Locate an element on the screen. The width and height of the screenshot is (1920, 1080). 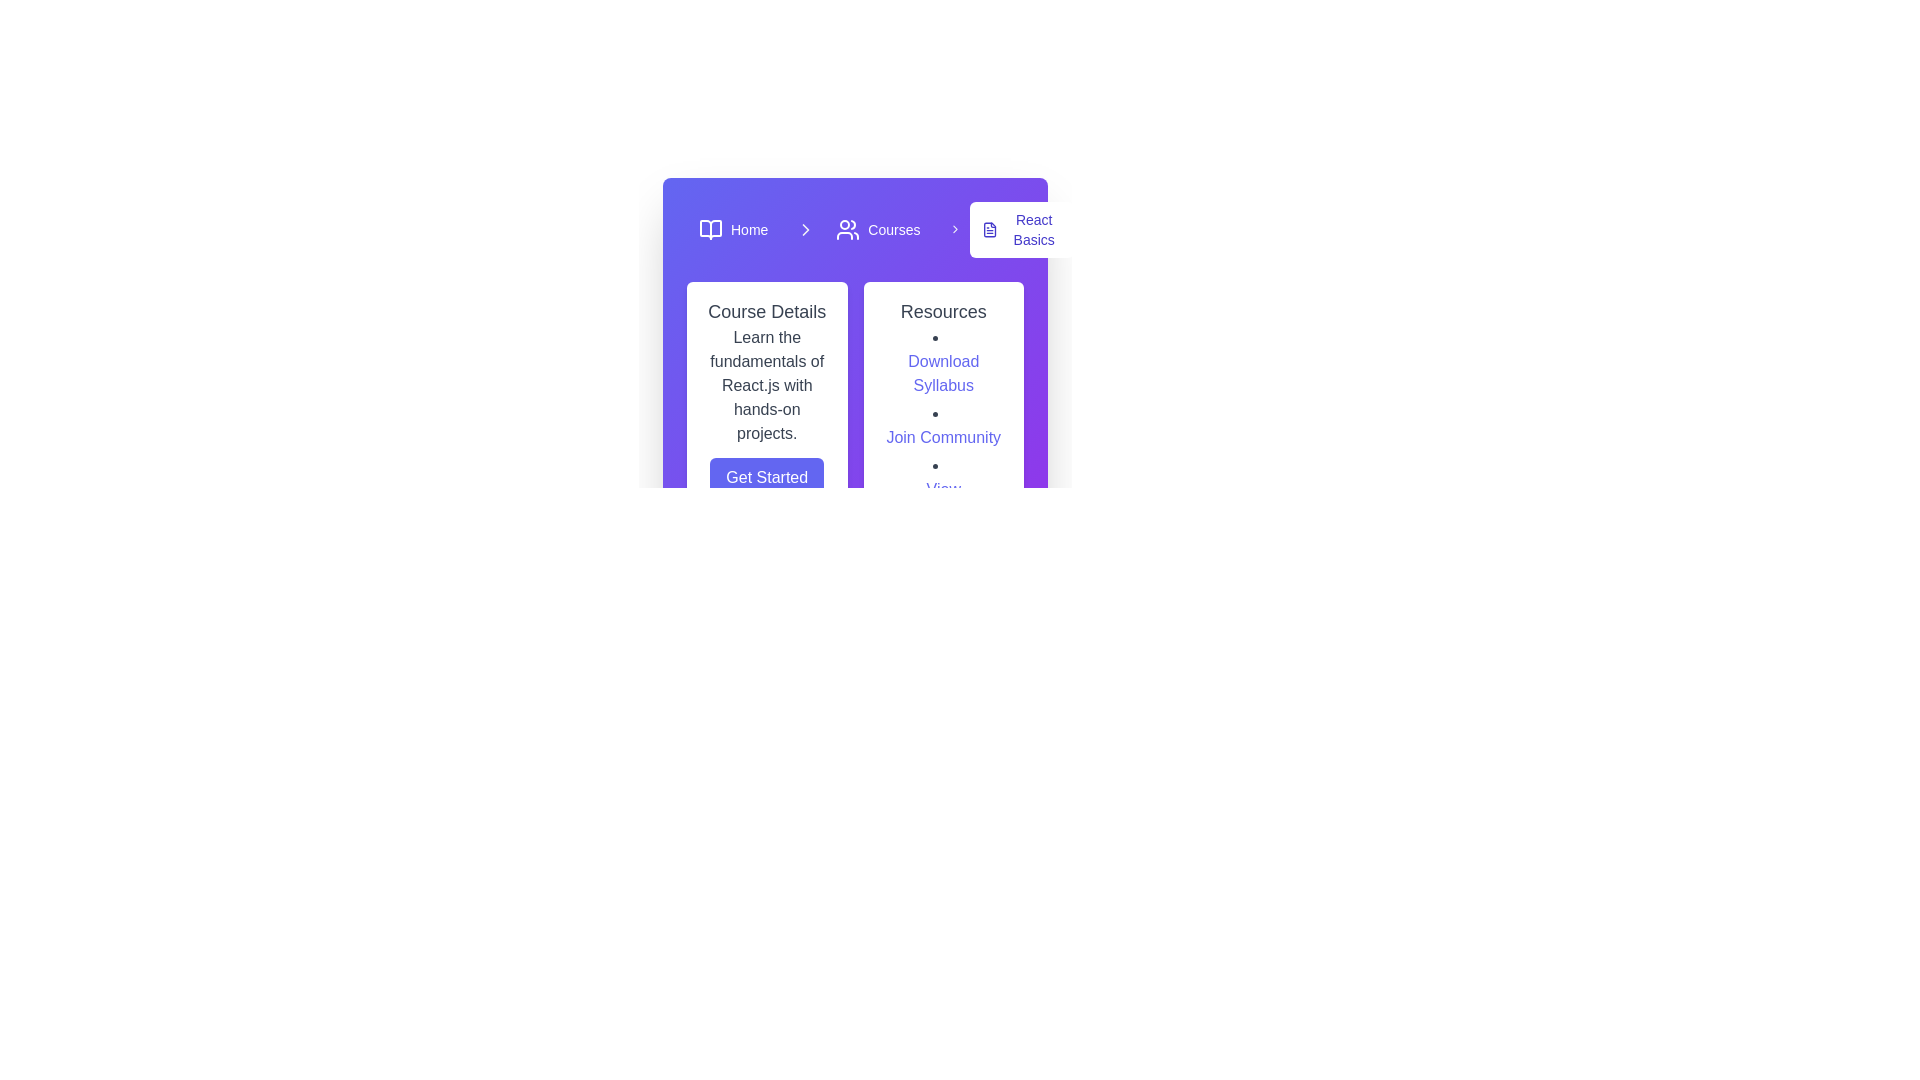
the 'React Basics' text navigation link located near the top-right of the interface is located at coordinates (1034, 229).